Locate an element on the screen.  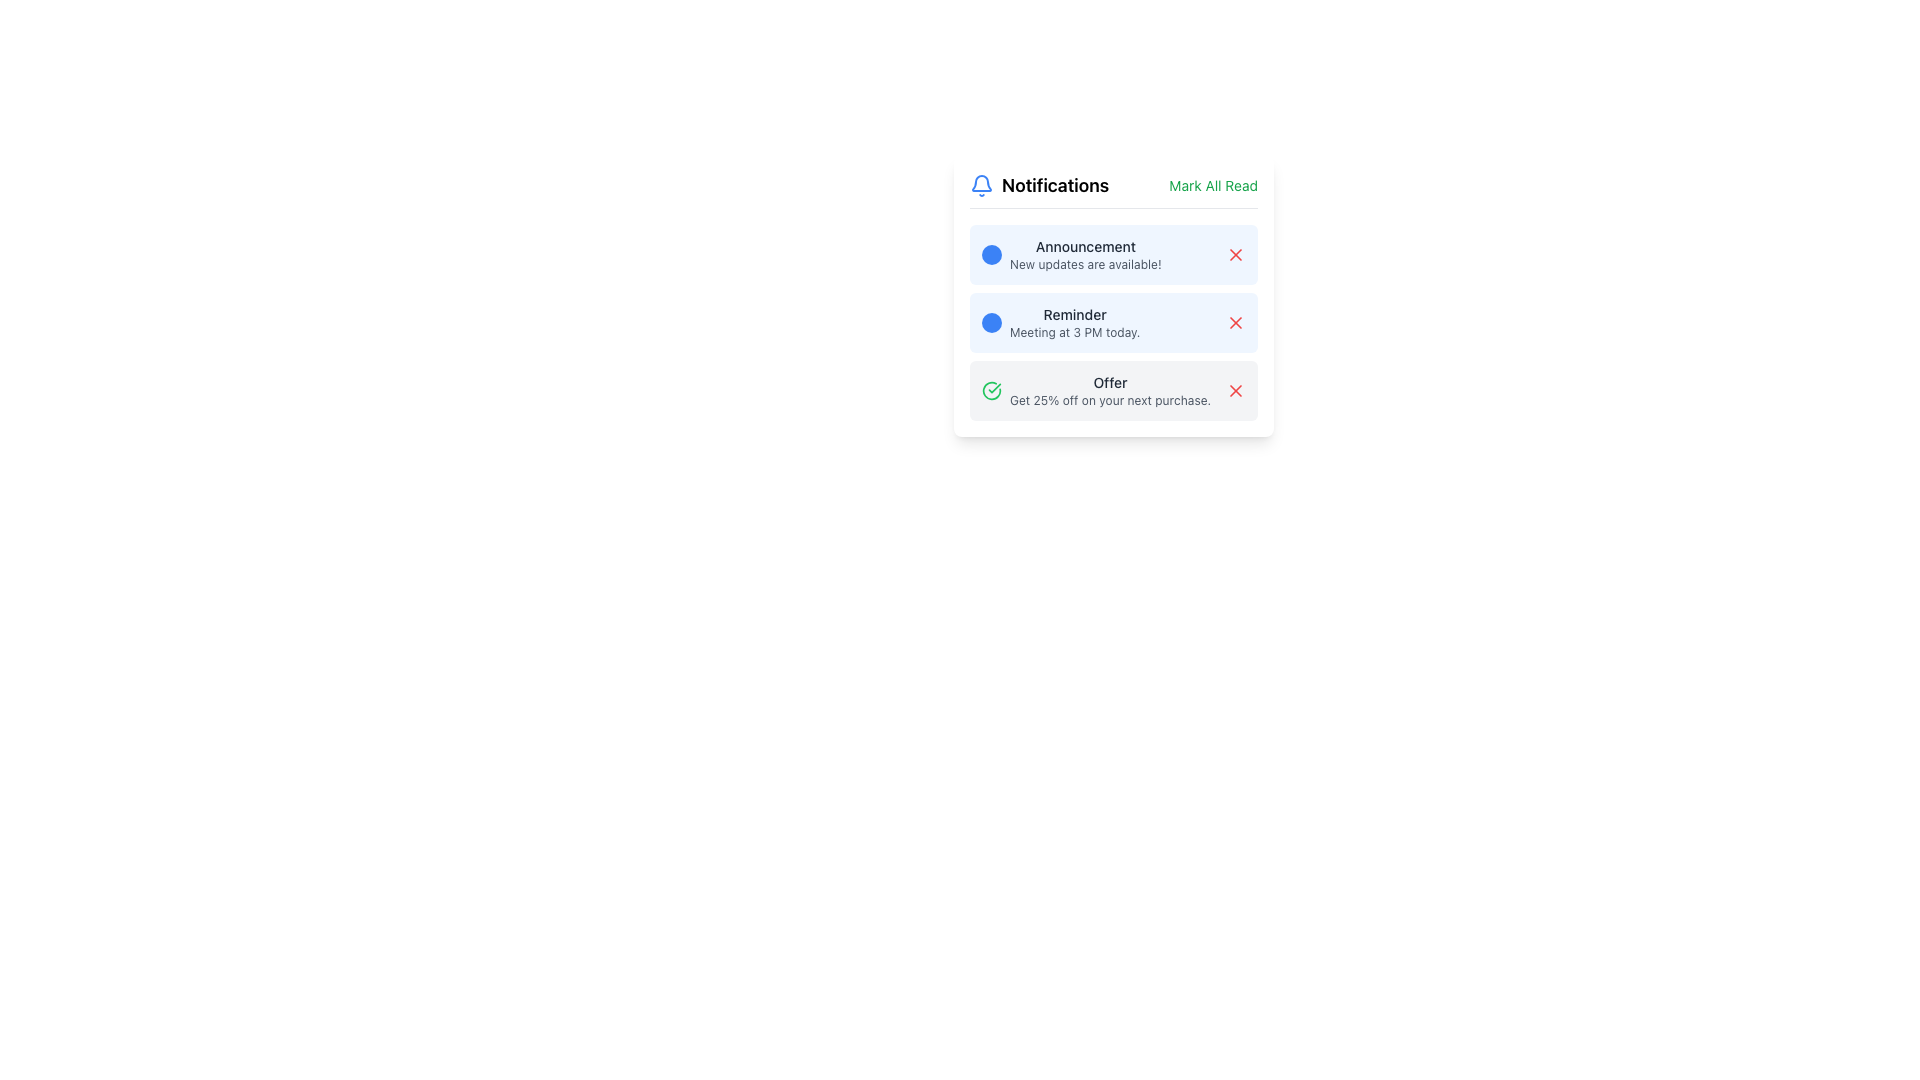
the small red cross icon located at the top right corner of the 'Announcement' notification card is located at coordinates (1235, 253).